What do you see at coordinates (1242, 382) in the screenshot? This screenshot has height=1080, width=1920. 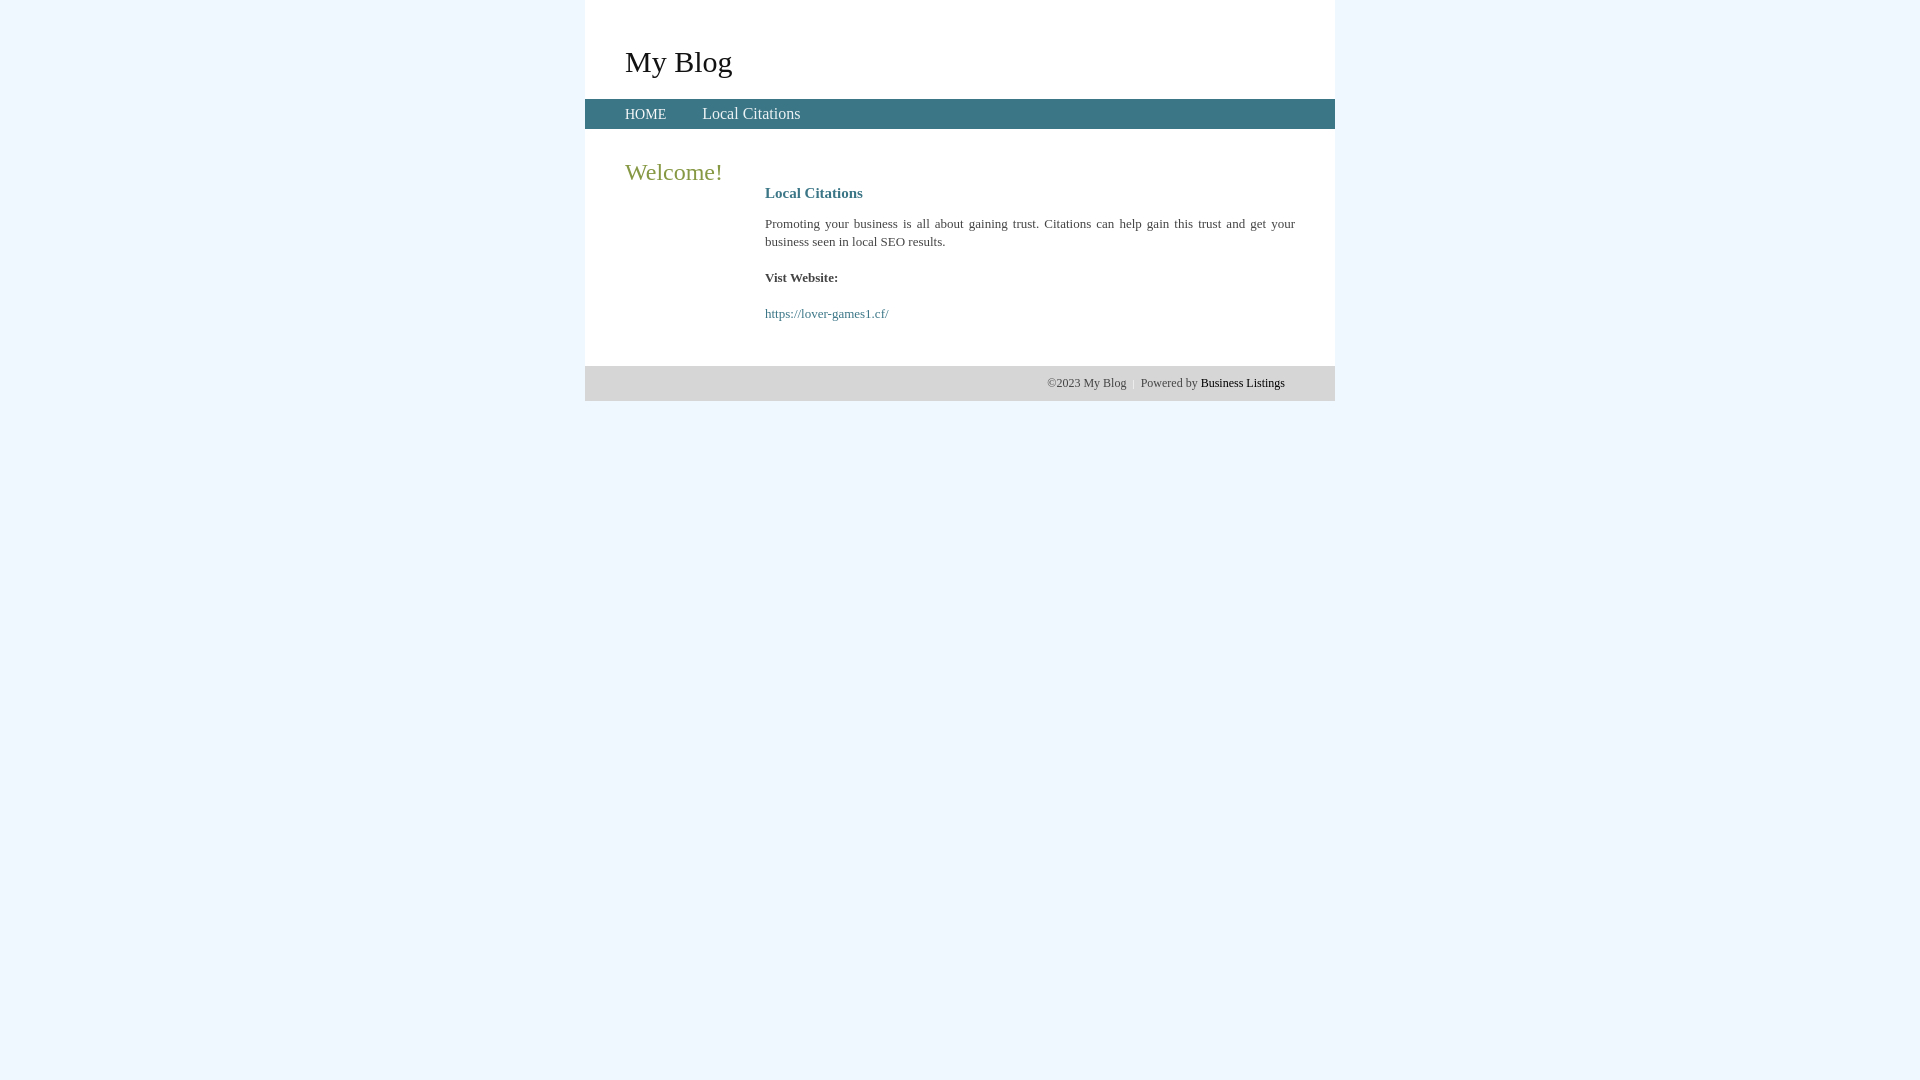 I see `'Business Listings'` at bounding box center [1242, 382].